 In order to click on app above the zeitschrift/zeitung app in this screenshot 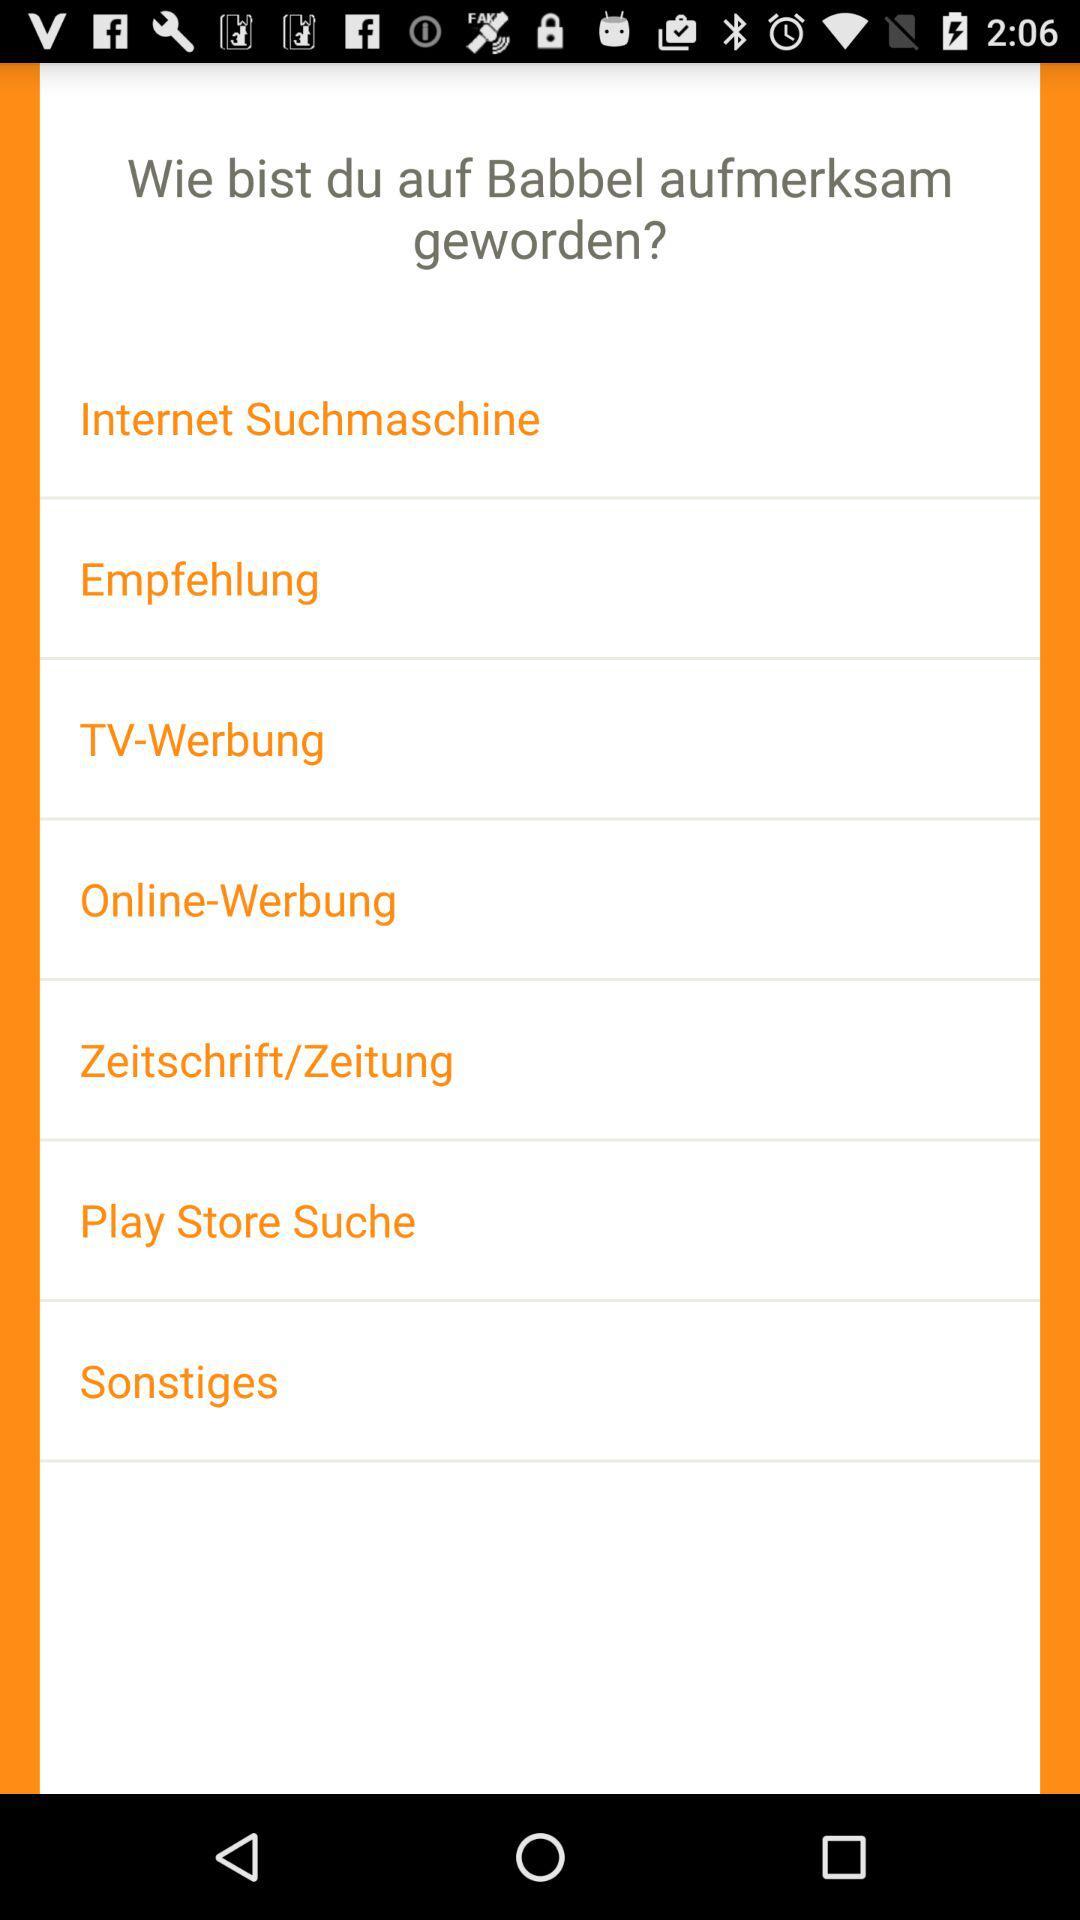, I will do `click(540, 898)`.